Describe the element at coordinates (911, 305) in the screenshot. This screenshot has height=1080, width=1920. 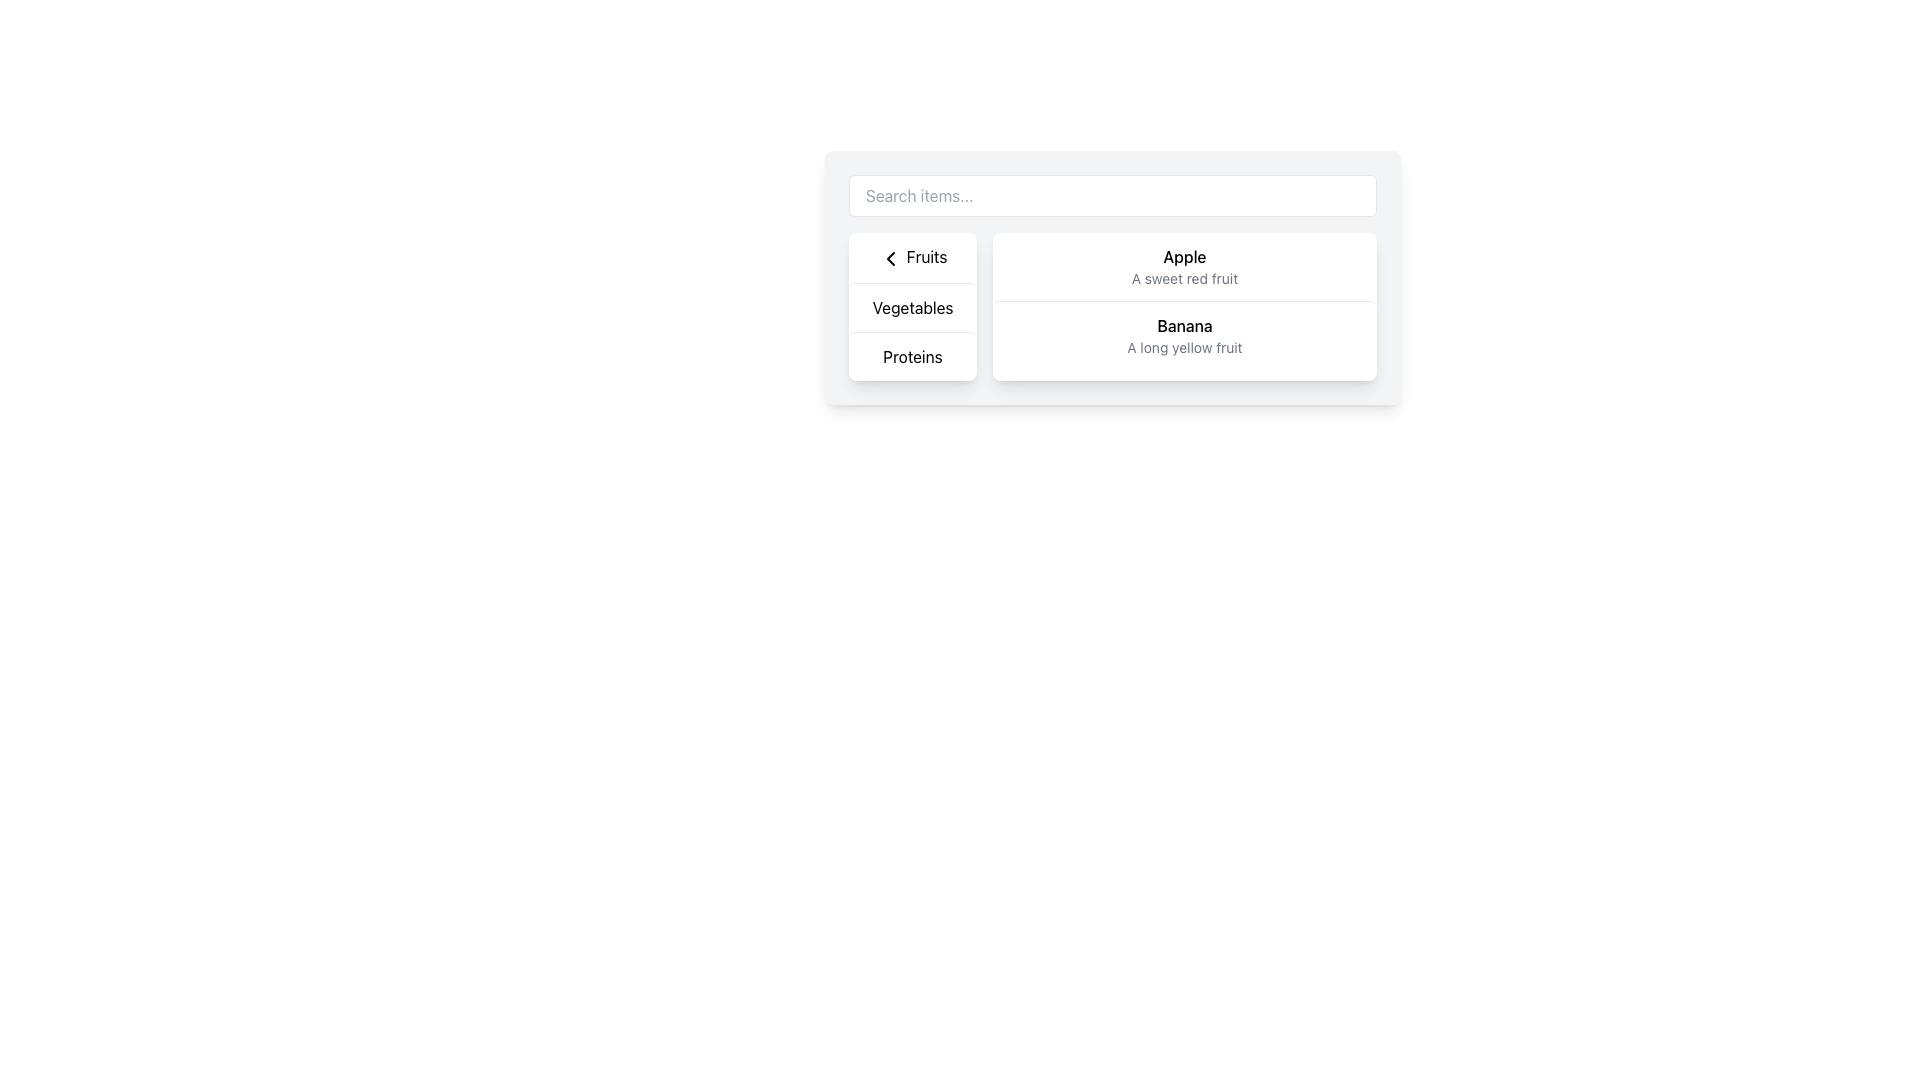
I see `the 'Vegetables' option in the vertical navigation list` at that location.